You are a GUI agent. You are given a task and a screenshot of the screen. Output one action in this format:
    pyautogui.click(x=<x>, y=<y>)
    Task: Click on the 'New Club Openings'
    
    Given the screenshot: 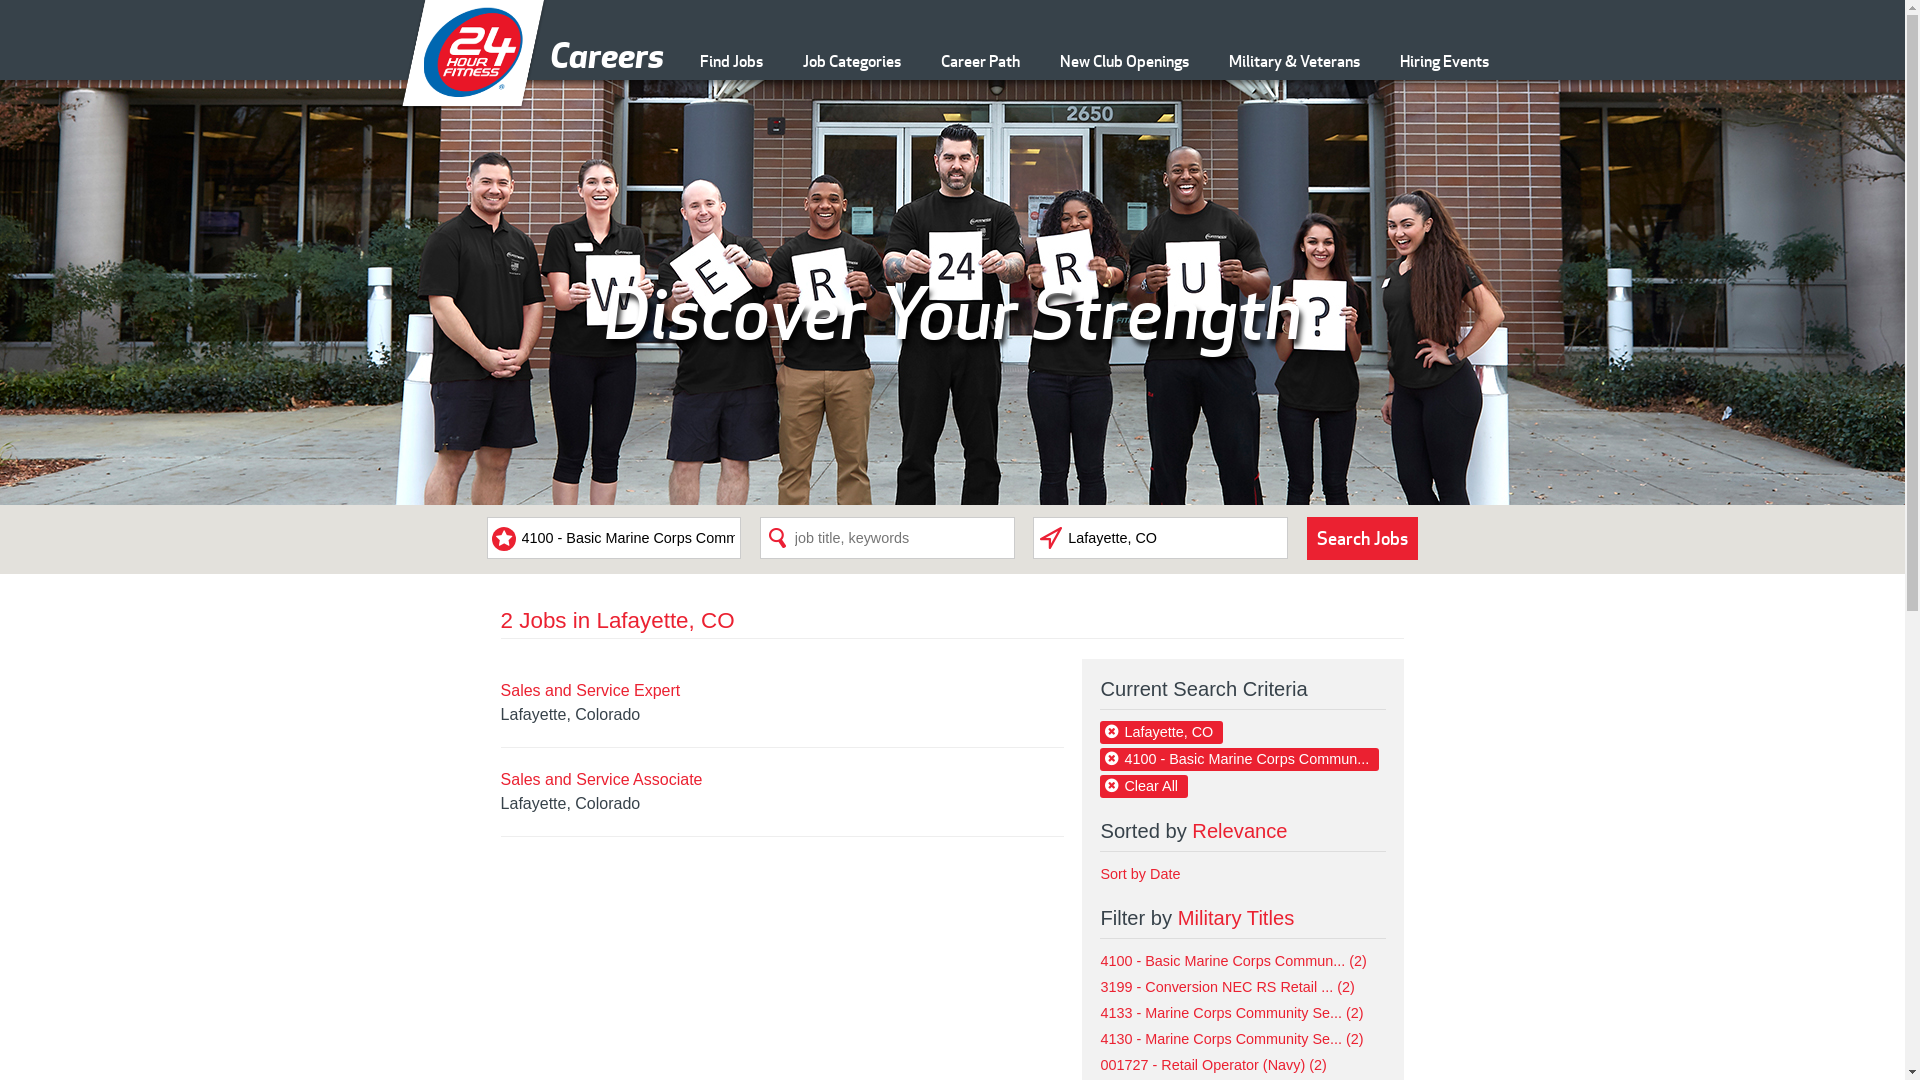 What is the action you would take?
    pyautogui.click(x=1124, y=56)
    